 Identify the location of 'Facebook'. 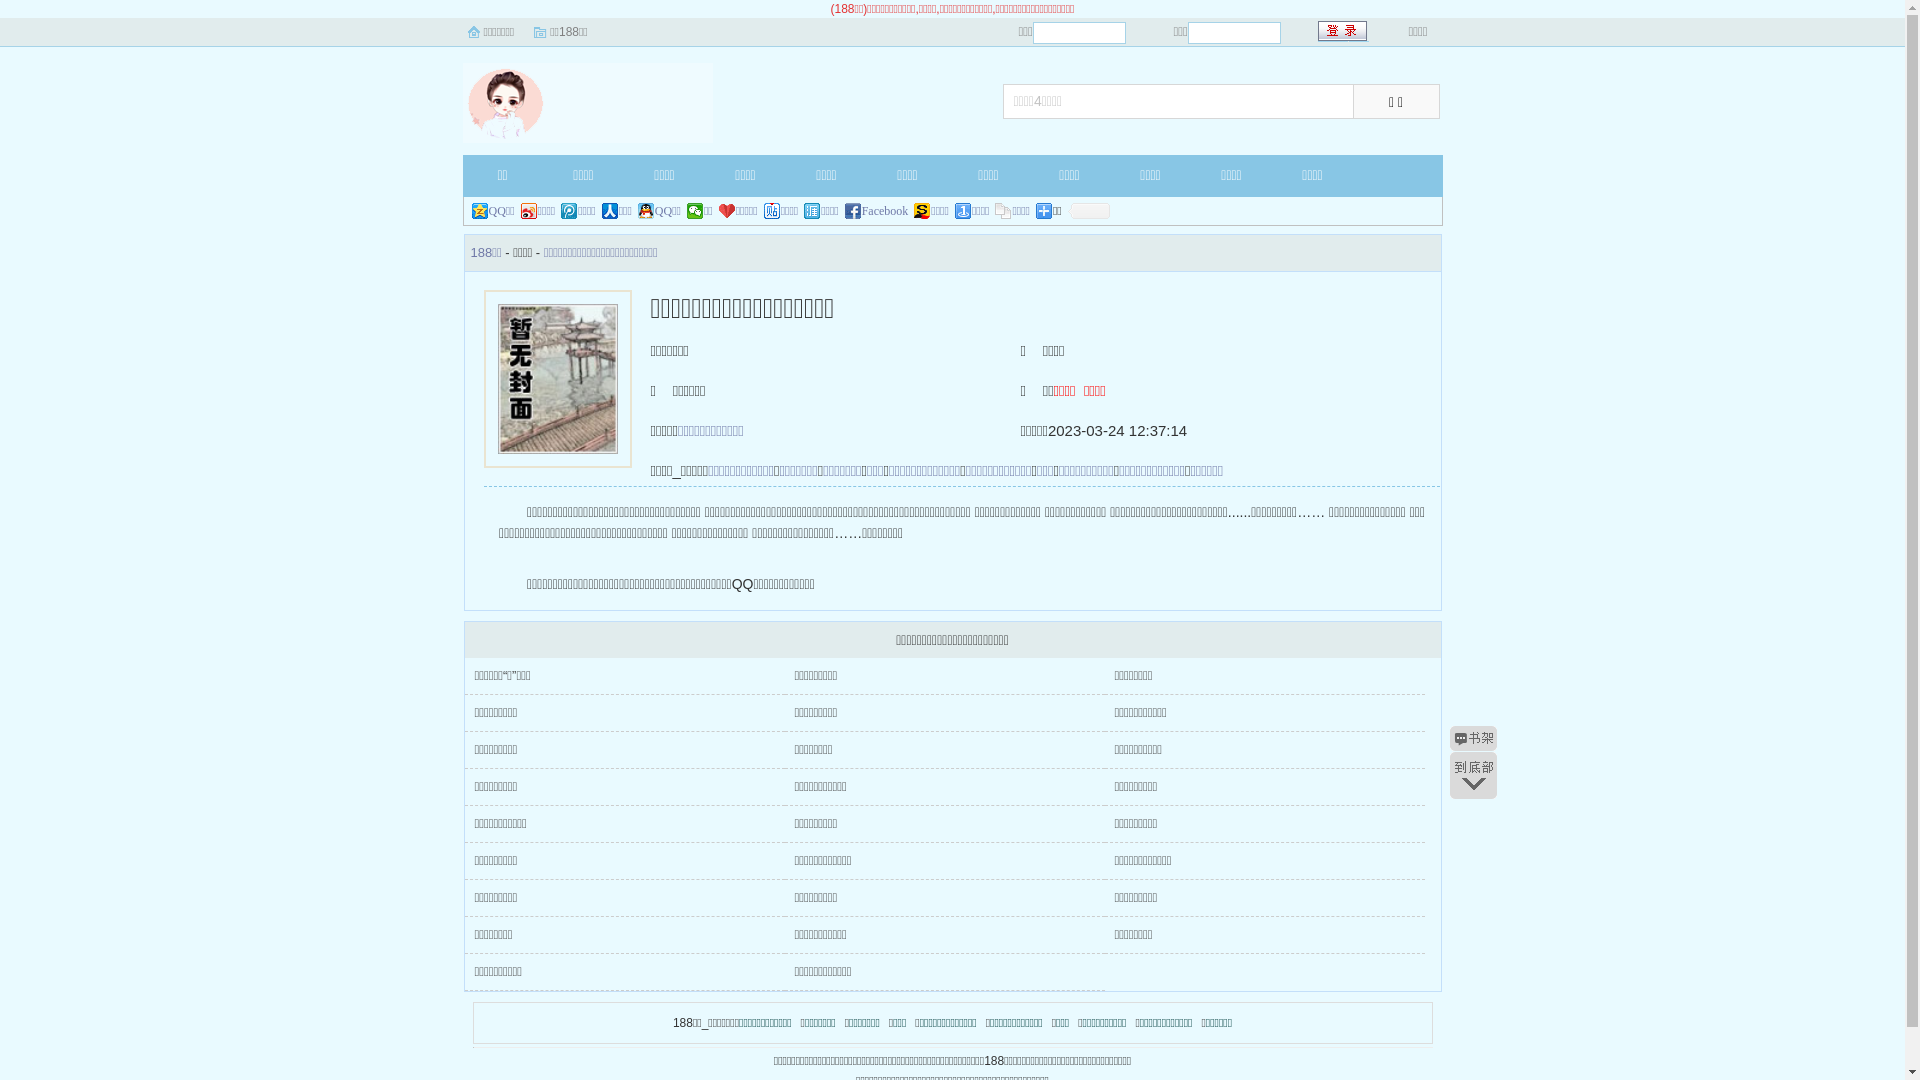
(877, 211).